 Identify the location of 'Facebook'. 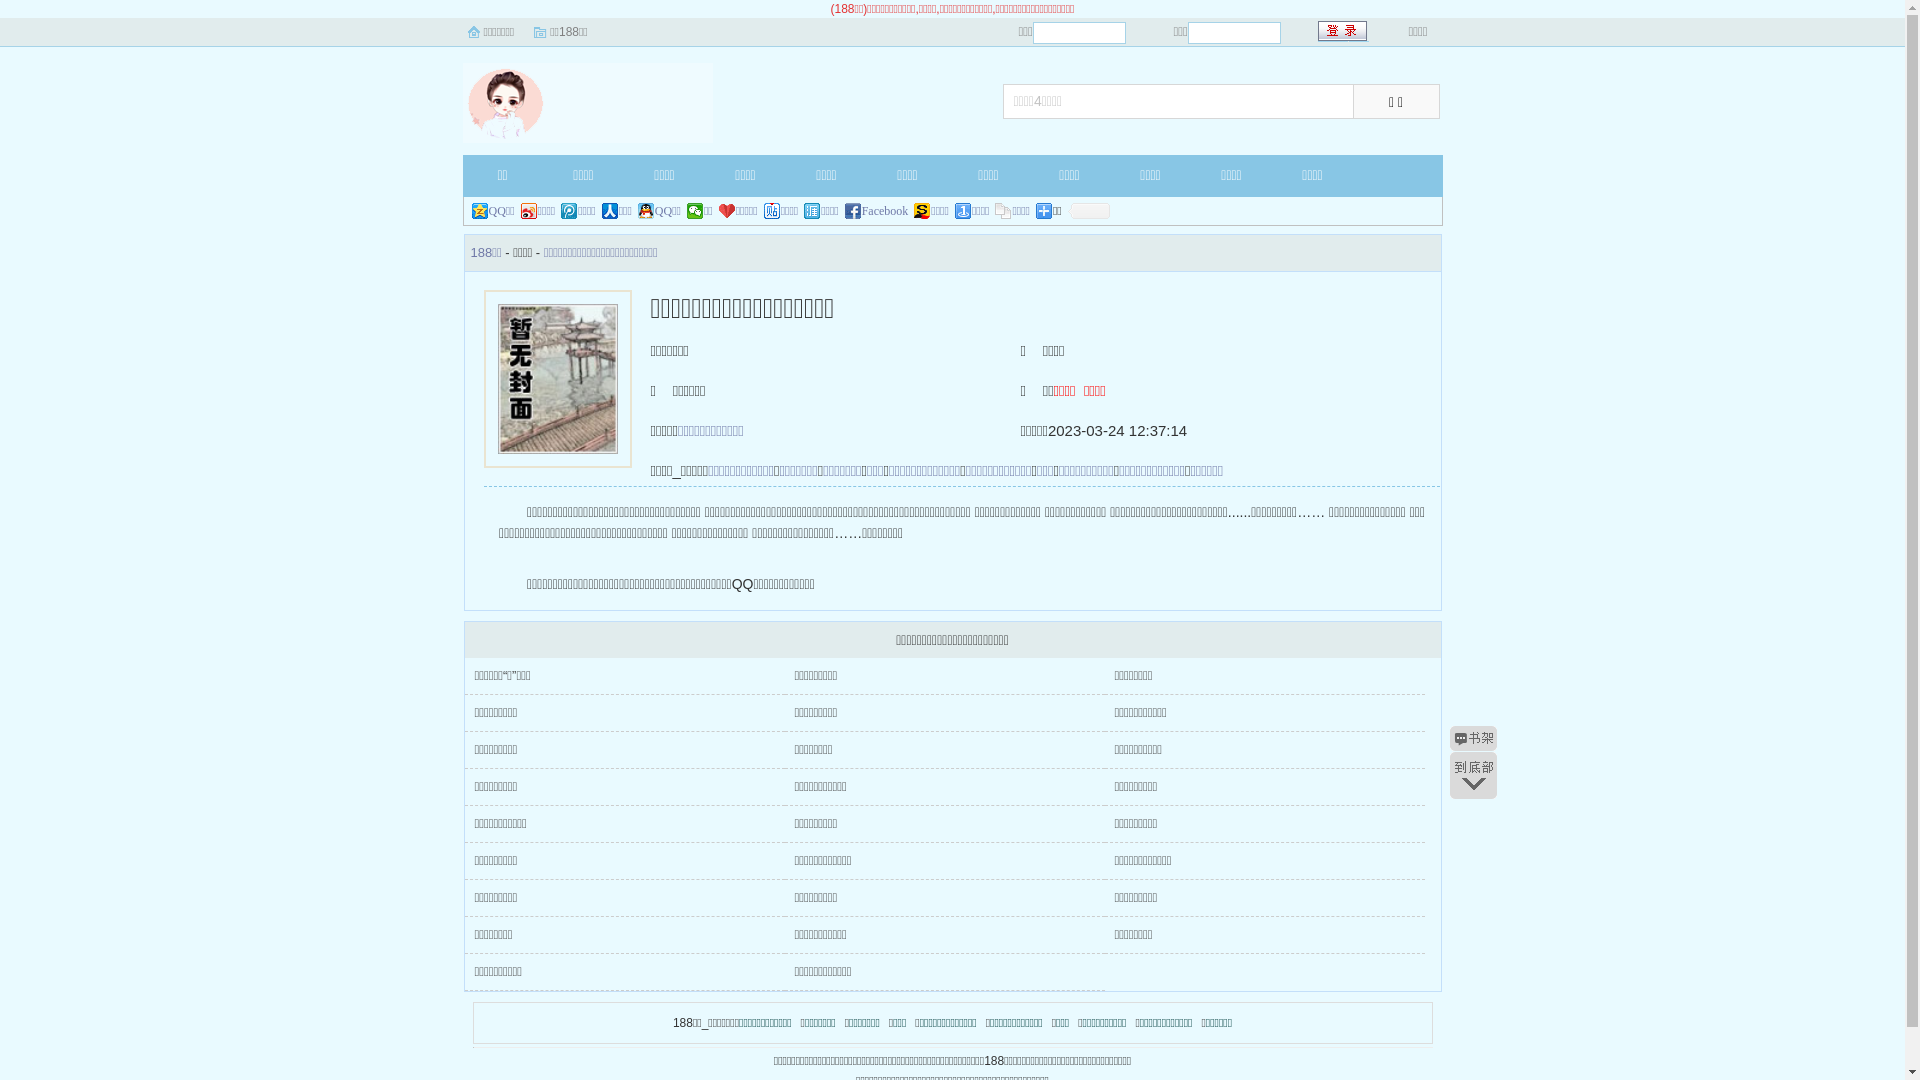
(877, 211).